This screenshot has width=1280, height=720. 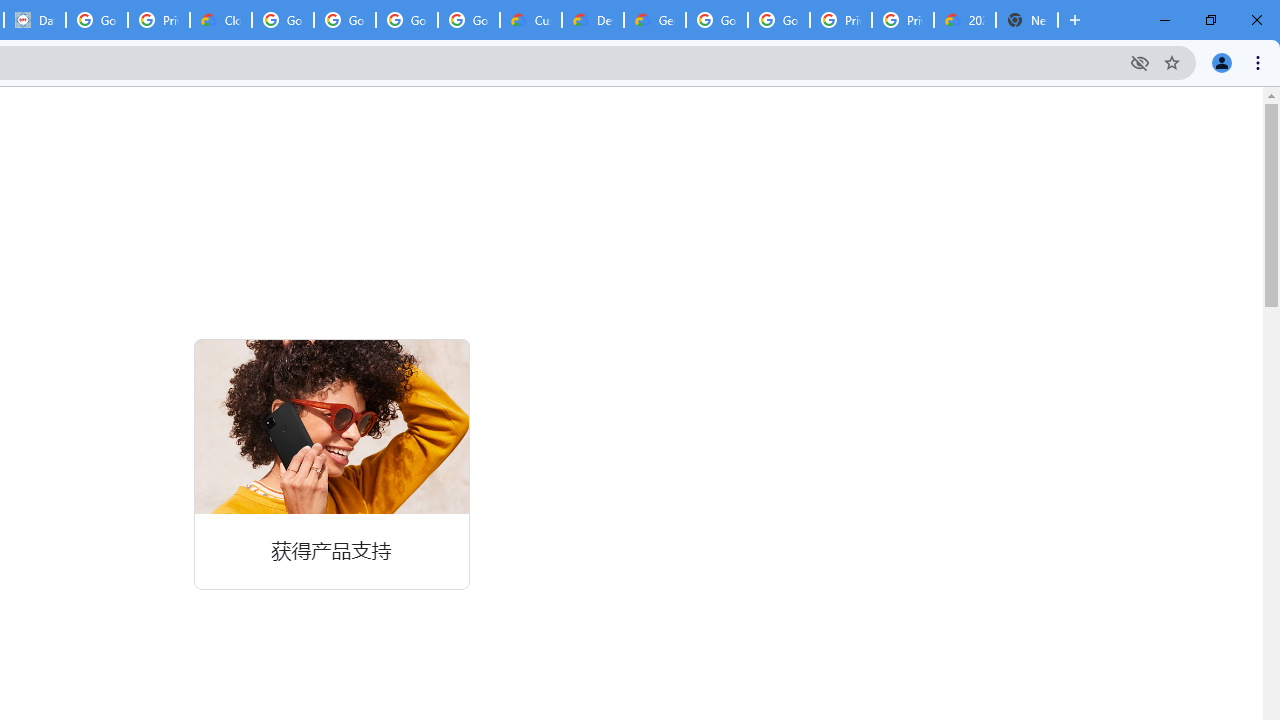 What do you see at coordinates (1027, 20) in the screenshot?
I see `'New Tab'` at bounding box center [1027, 20].